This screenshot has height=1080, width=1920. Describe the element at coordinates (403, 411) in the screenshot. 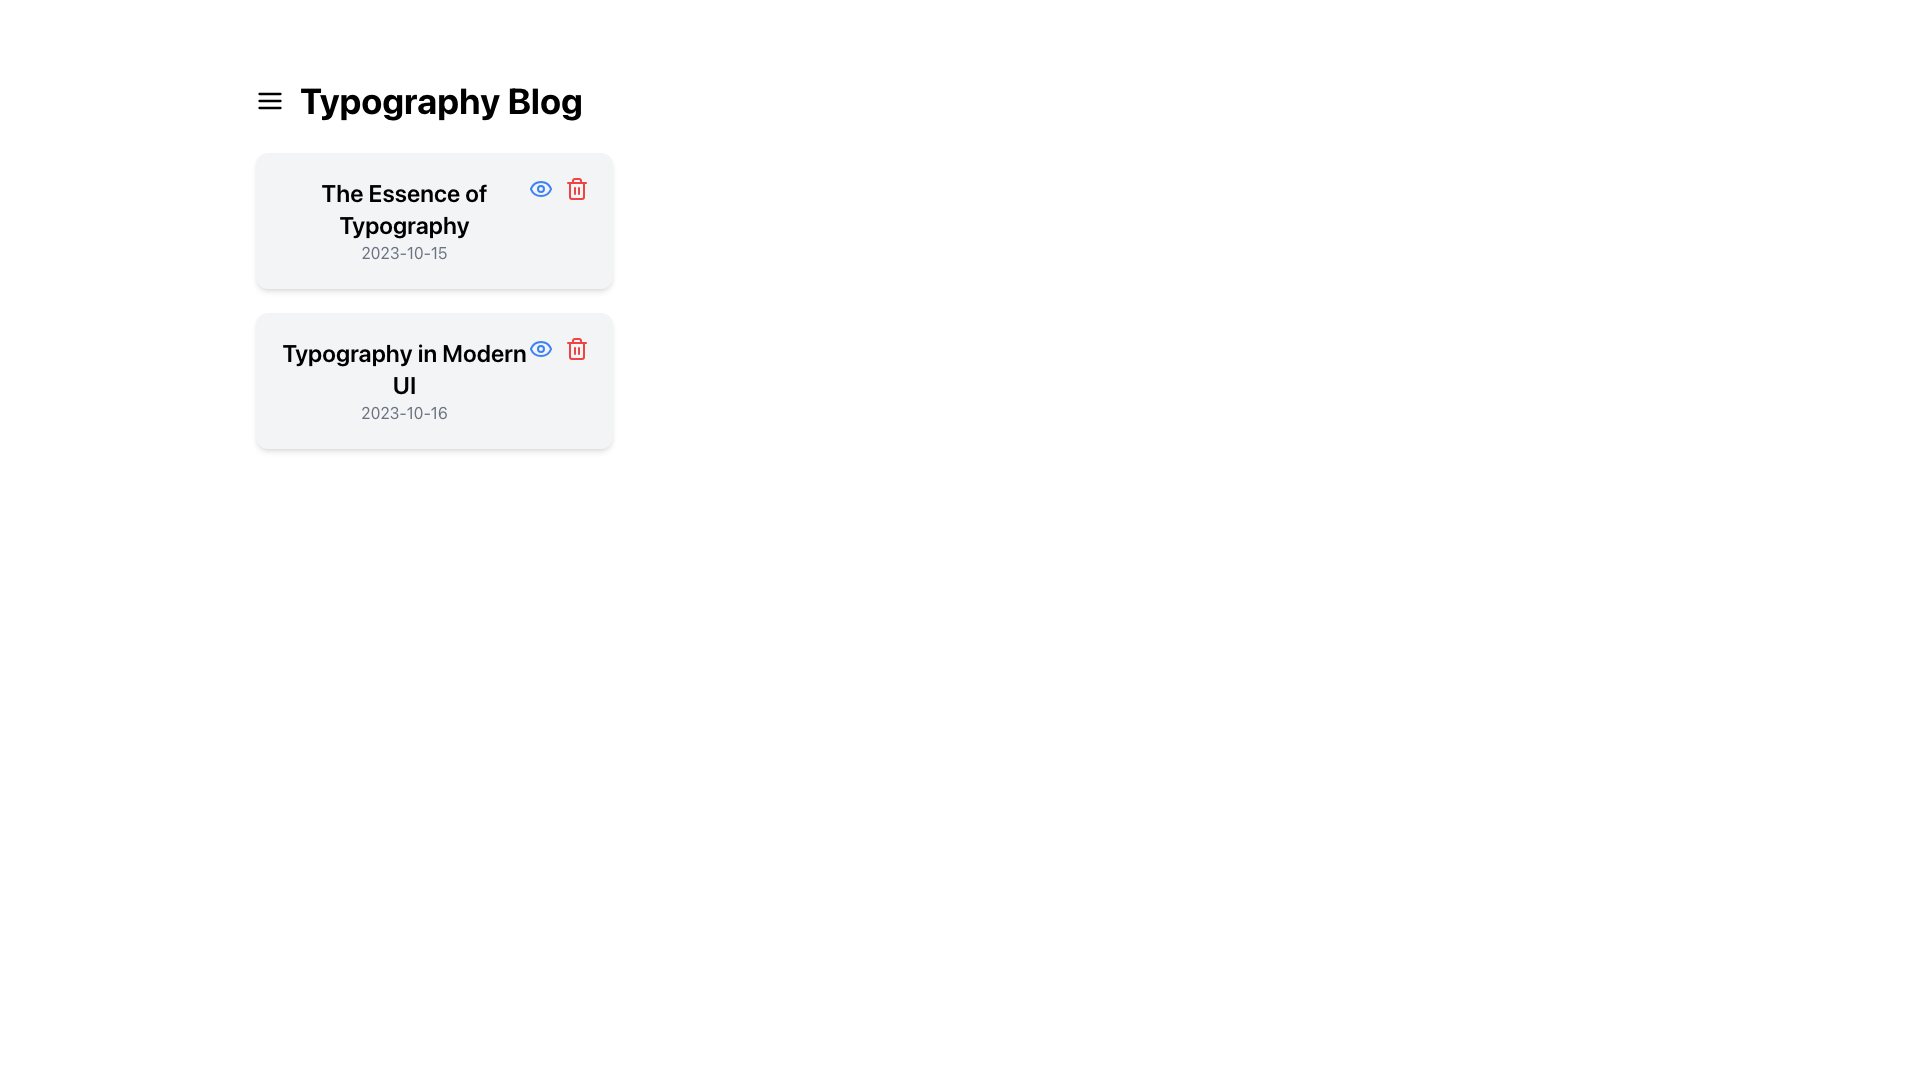

I see `the text label displaying the publication date of the article titled 'Typography in Modern UI', which is centrally aligned within the second card of the list` at that location.